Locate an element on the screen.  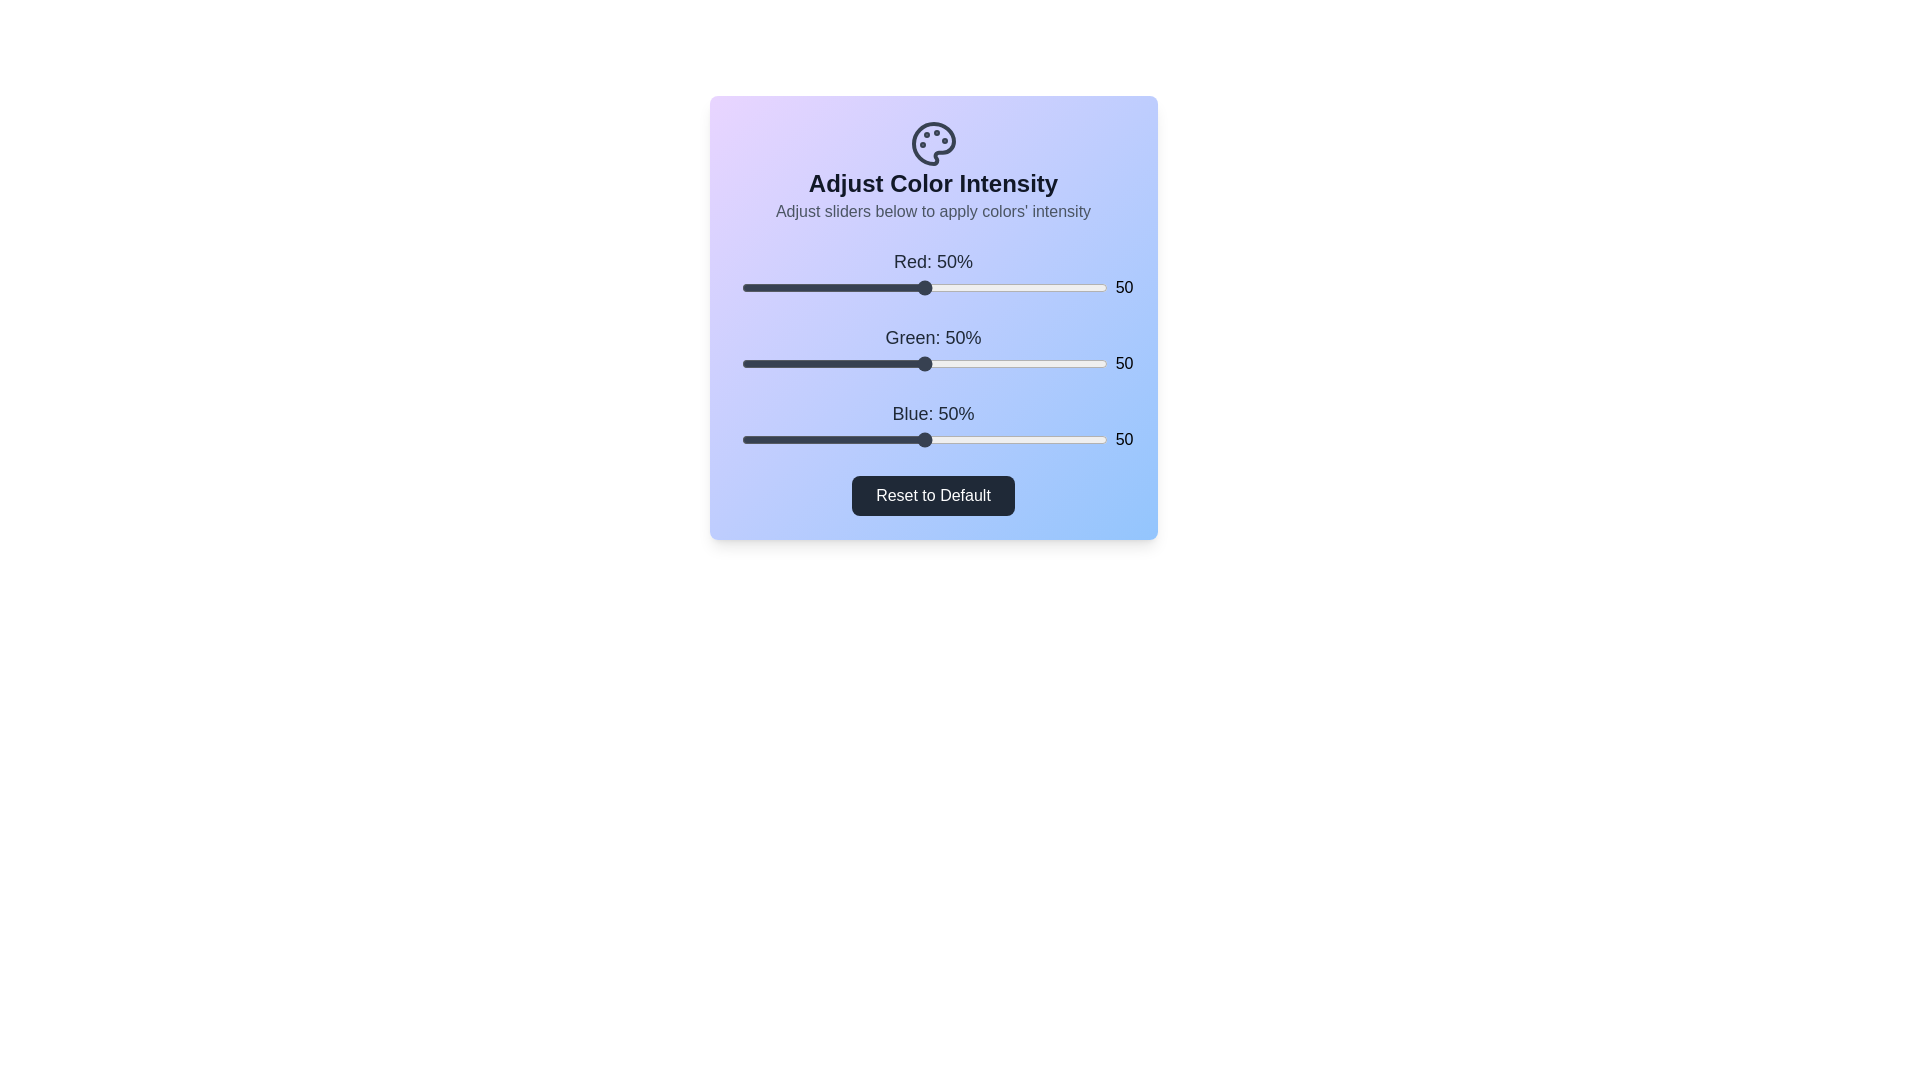
the 1 slider to 5% is located at coordinates (758, 363).